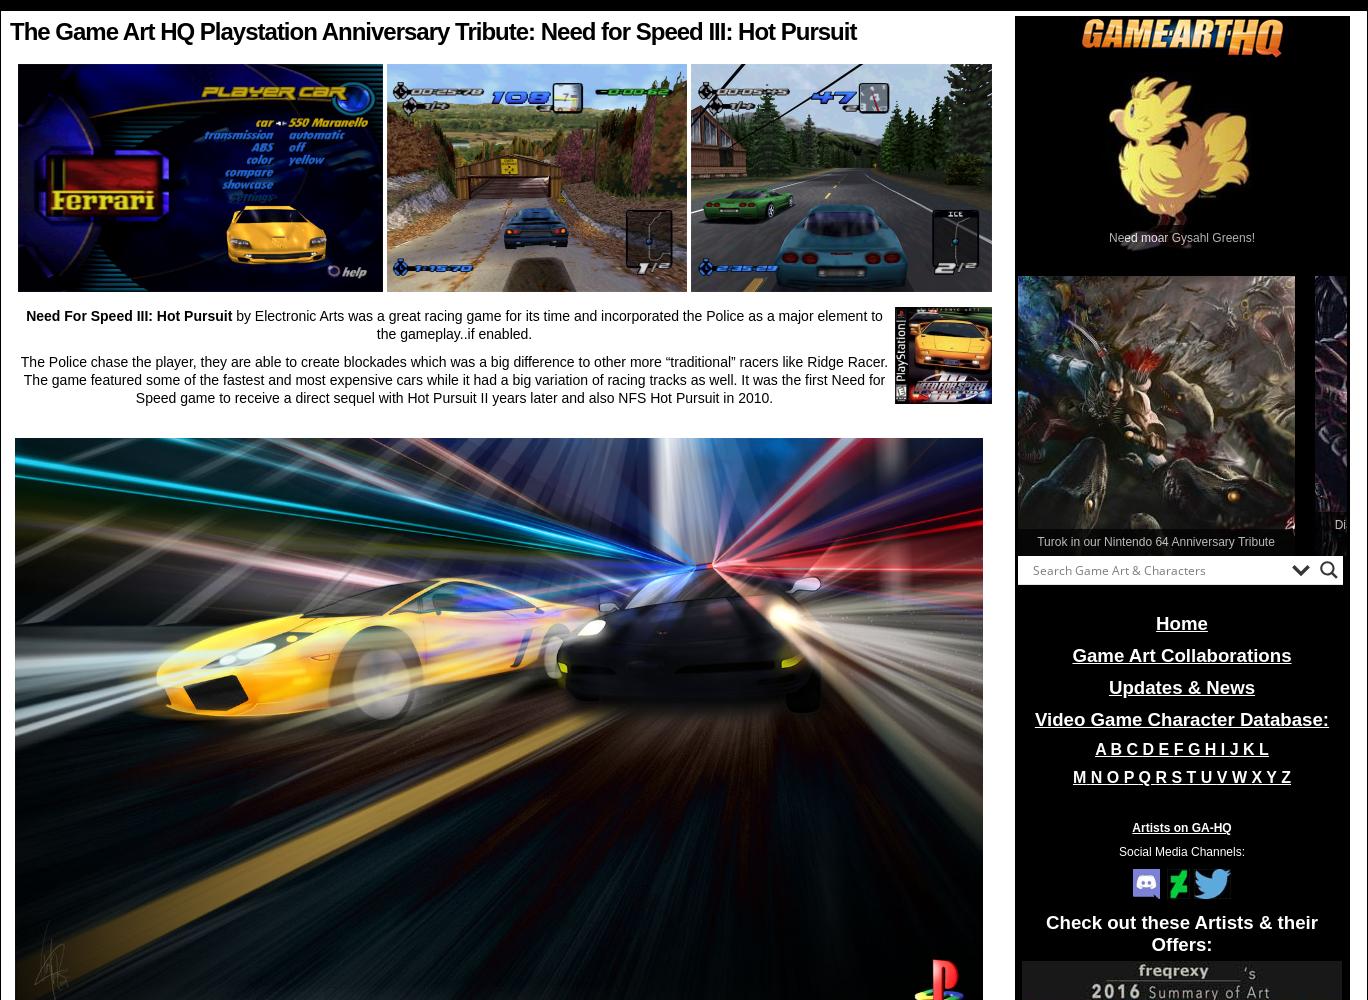  I want to click on 'O', so click(1114, 777).